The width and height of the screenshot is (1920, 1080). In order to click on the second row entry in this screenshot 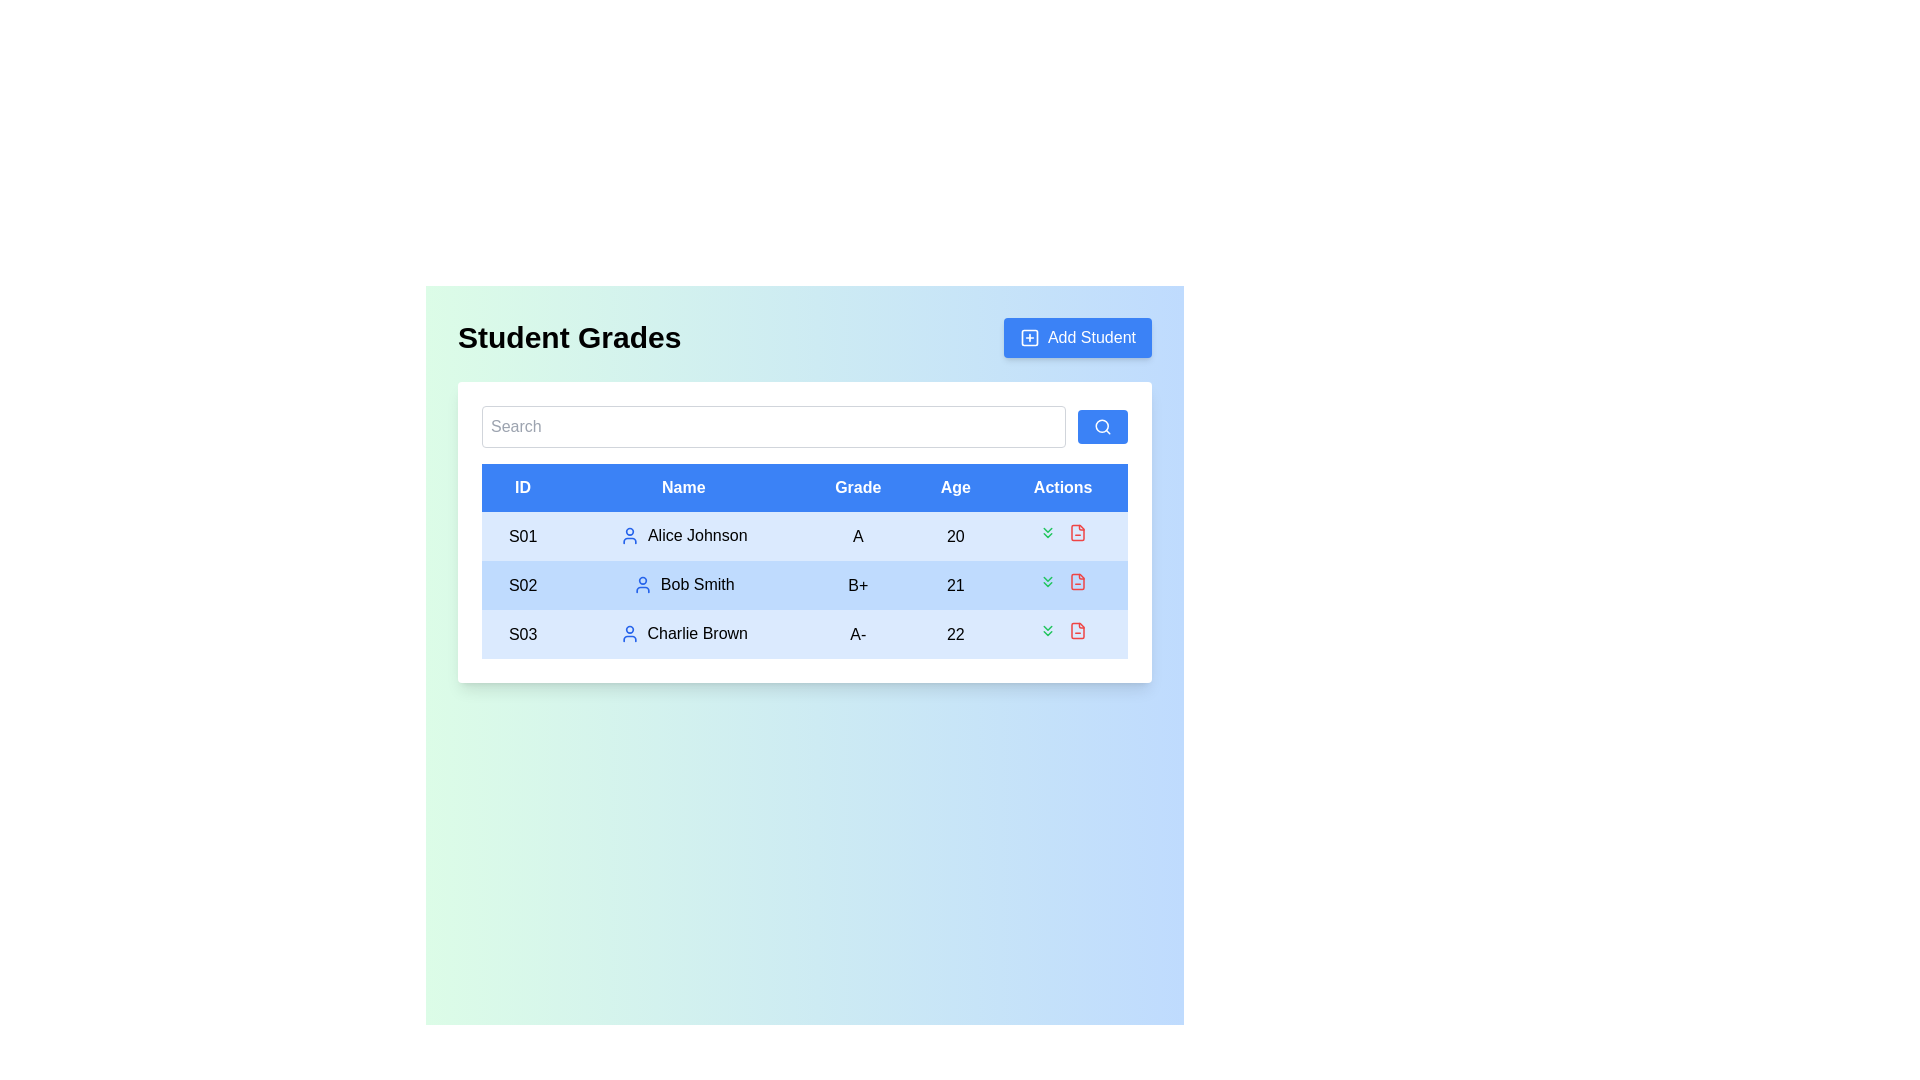, I will do `click(805, 585)`.